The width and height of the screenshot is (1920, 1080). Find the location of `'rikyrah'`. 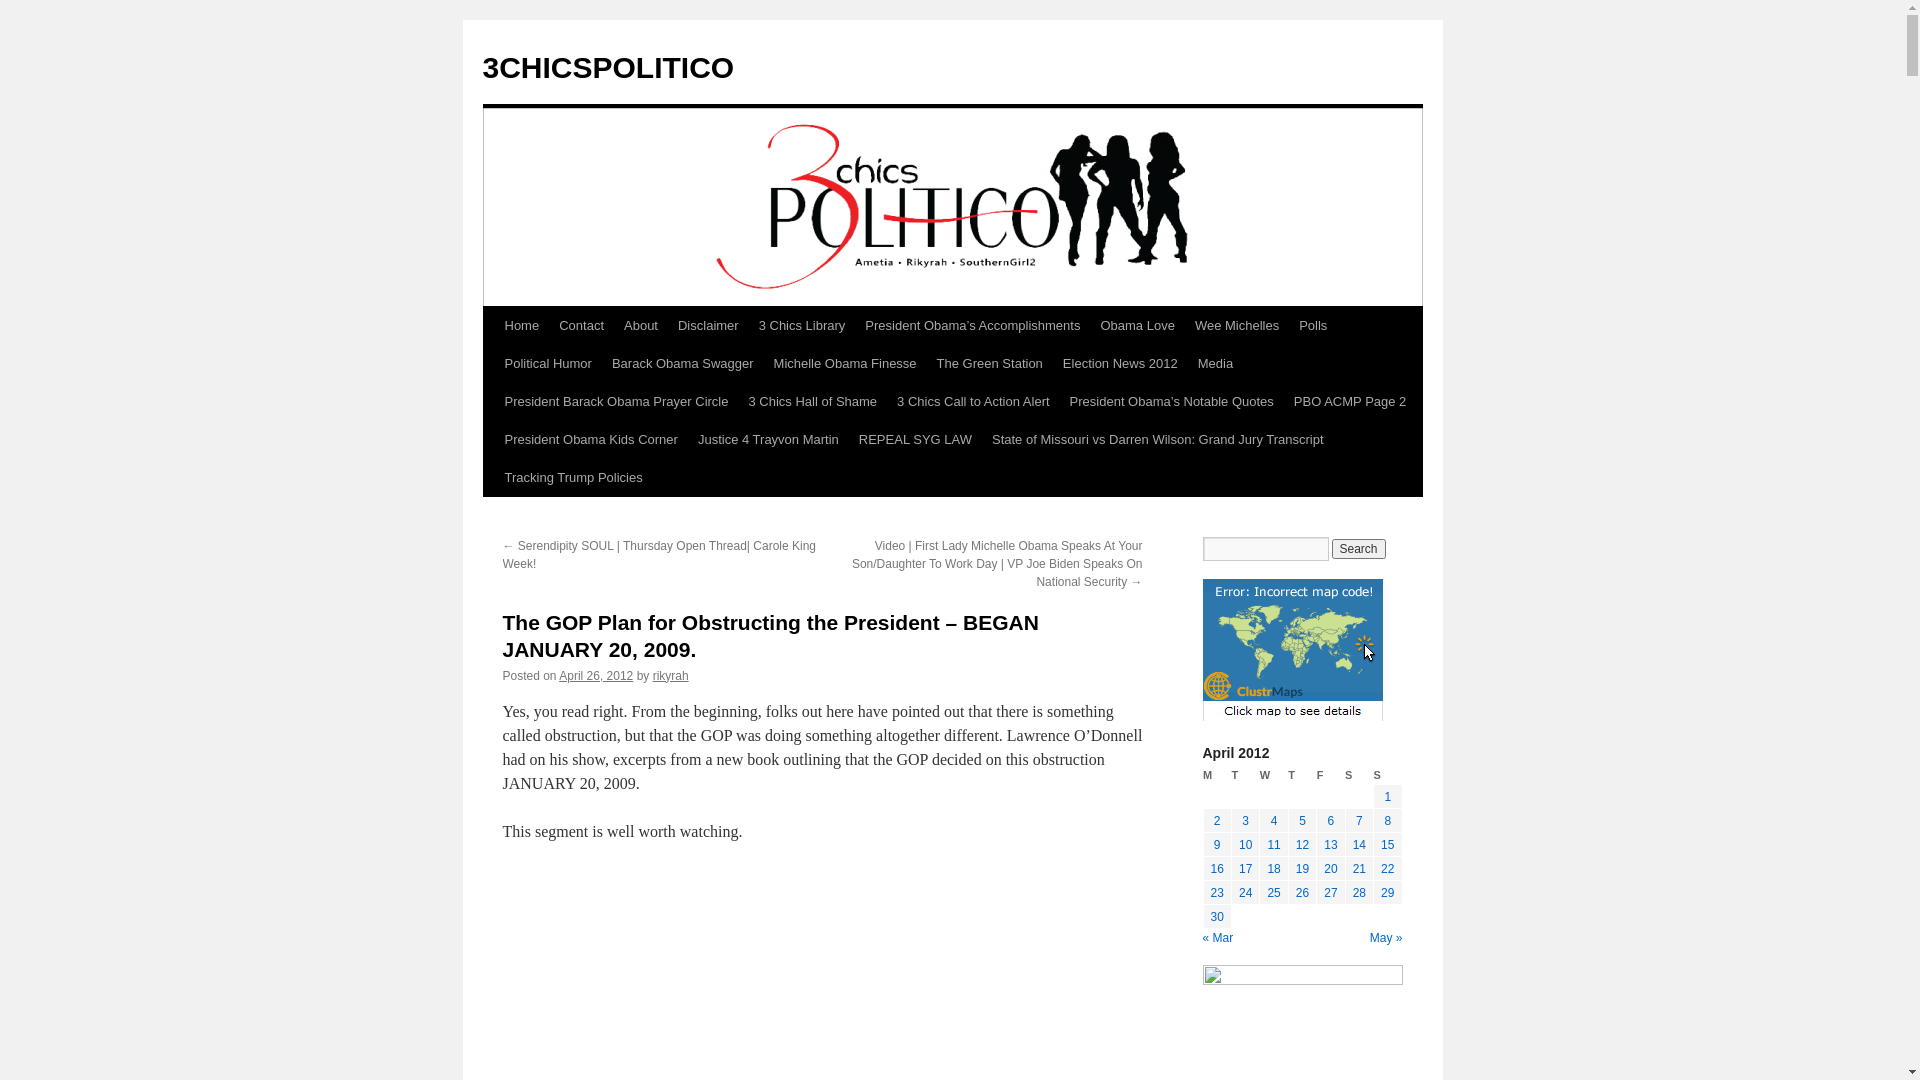

'rikyrah' is located at coordinates (671, 675).